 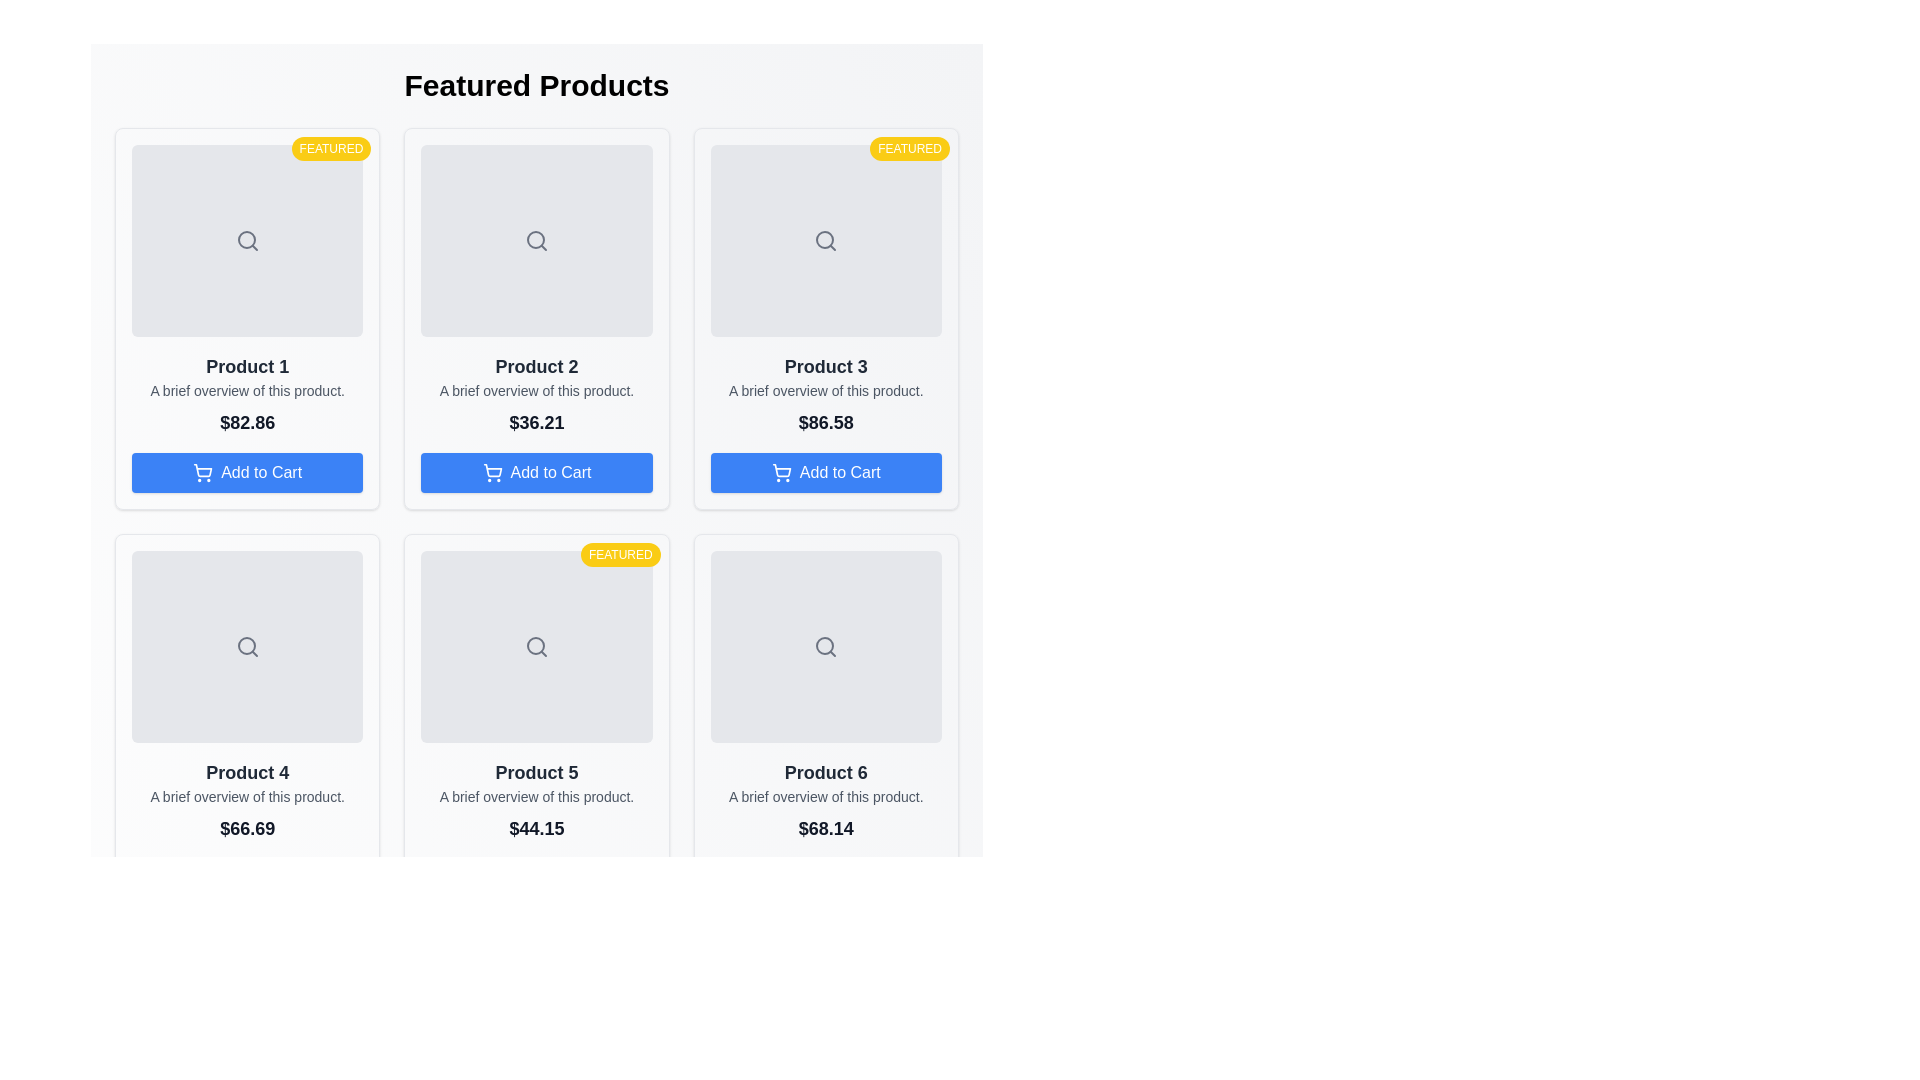 What do you see at coordinates (537, 647) in the screenshot?
I see `the search icon located in the grey area of the 'Product 5' card, which is in the second row and second column of the interface` at bounding box center [537, 647].